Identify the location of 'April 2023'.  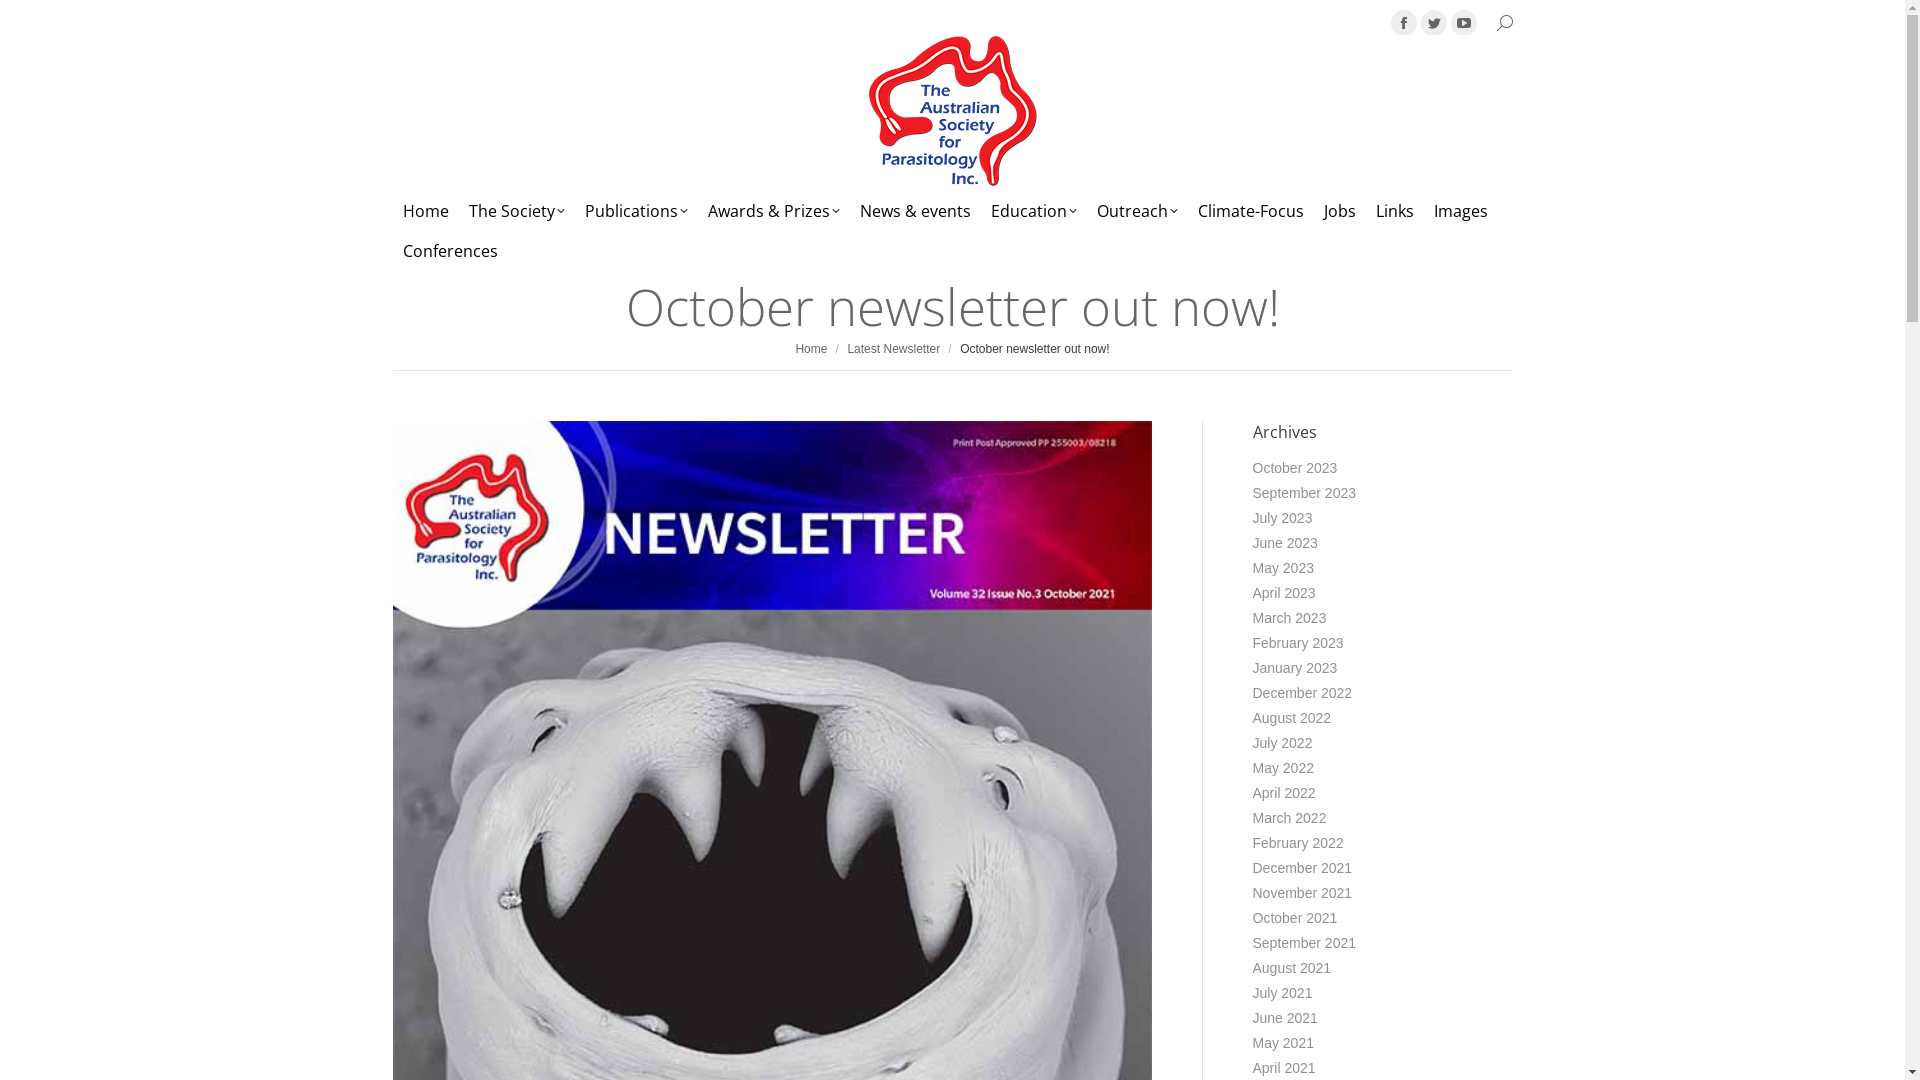
(1283, 592).